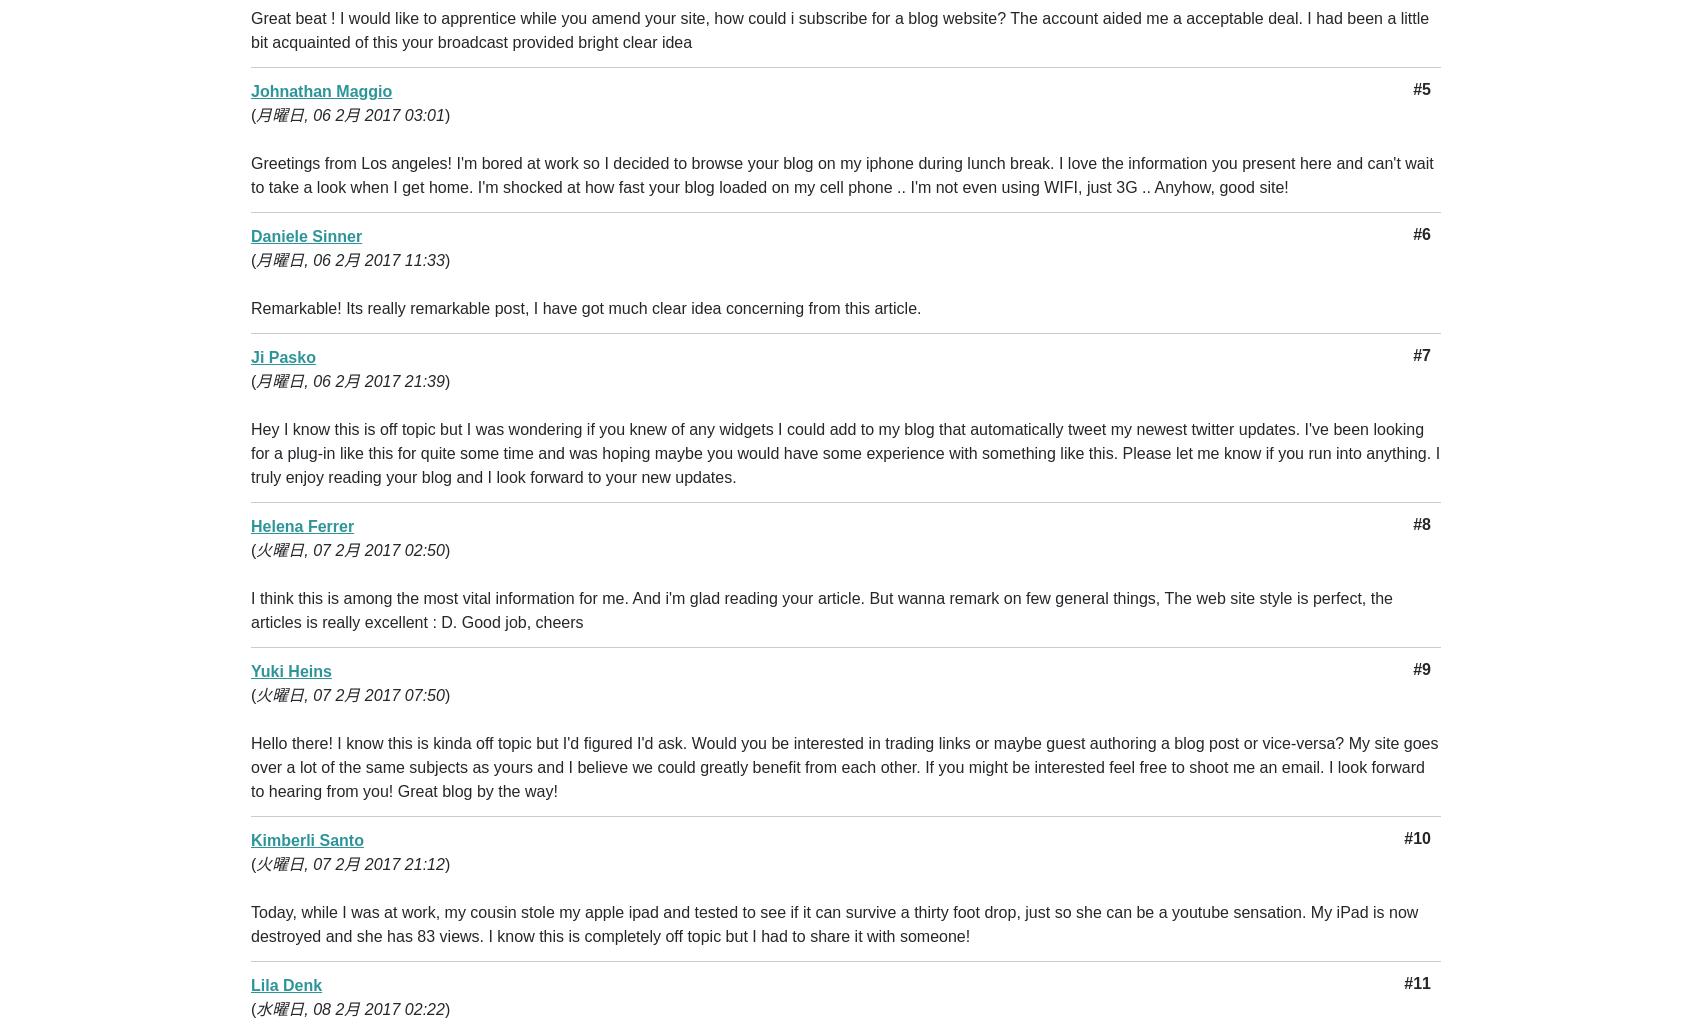 The width and height of the screenshot is (1692, 1036). What do you see at coordinates (1420, 355) in the screenshot?
I see `'#7'` at bounding box center [1420, 355].